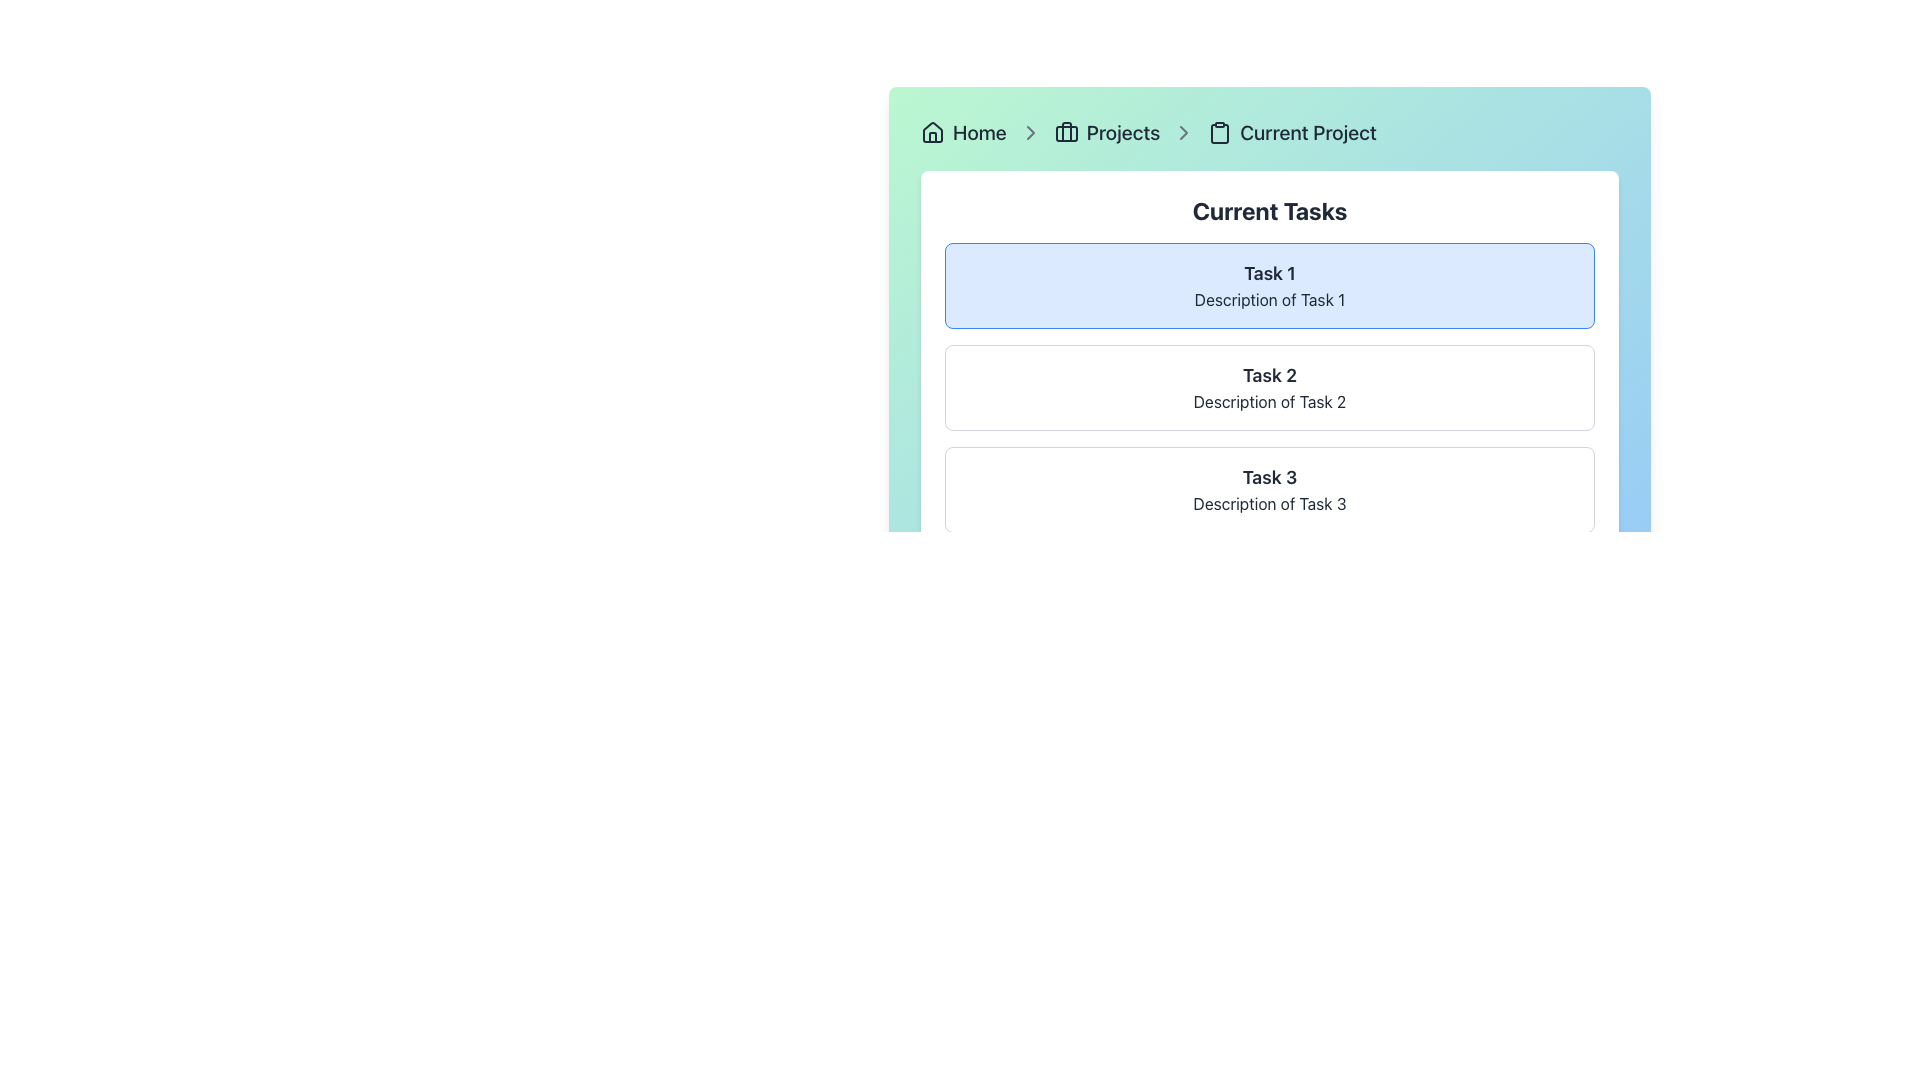  I want to click on the task summary card that is the second in a vertical list of similar cards, so click(1269, 388).